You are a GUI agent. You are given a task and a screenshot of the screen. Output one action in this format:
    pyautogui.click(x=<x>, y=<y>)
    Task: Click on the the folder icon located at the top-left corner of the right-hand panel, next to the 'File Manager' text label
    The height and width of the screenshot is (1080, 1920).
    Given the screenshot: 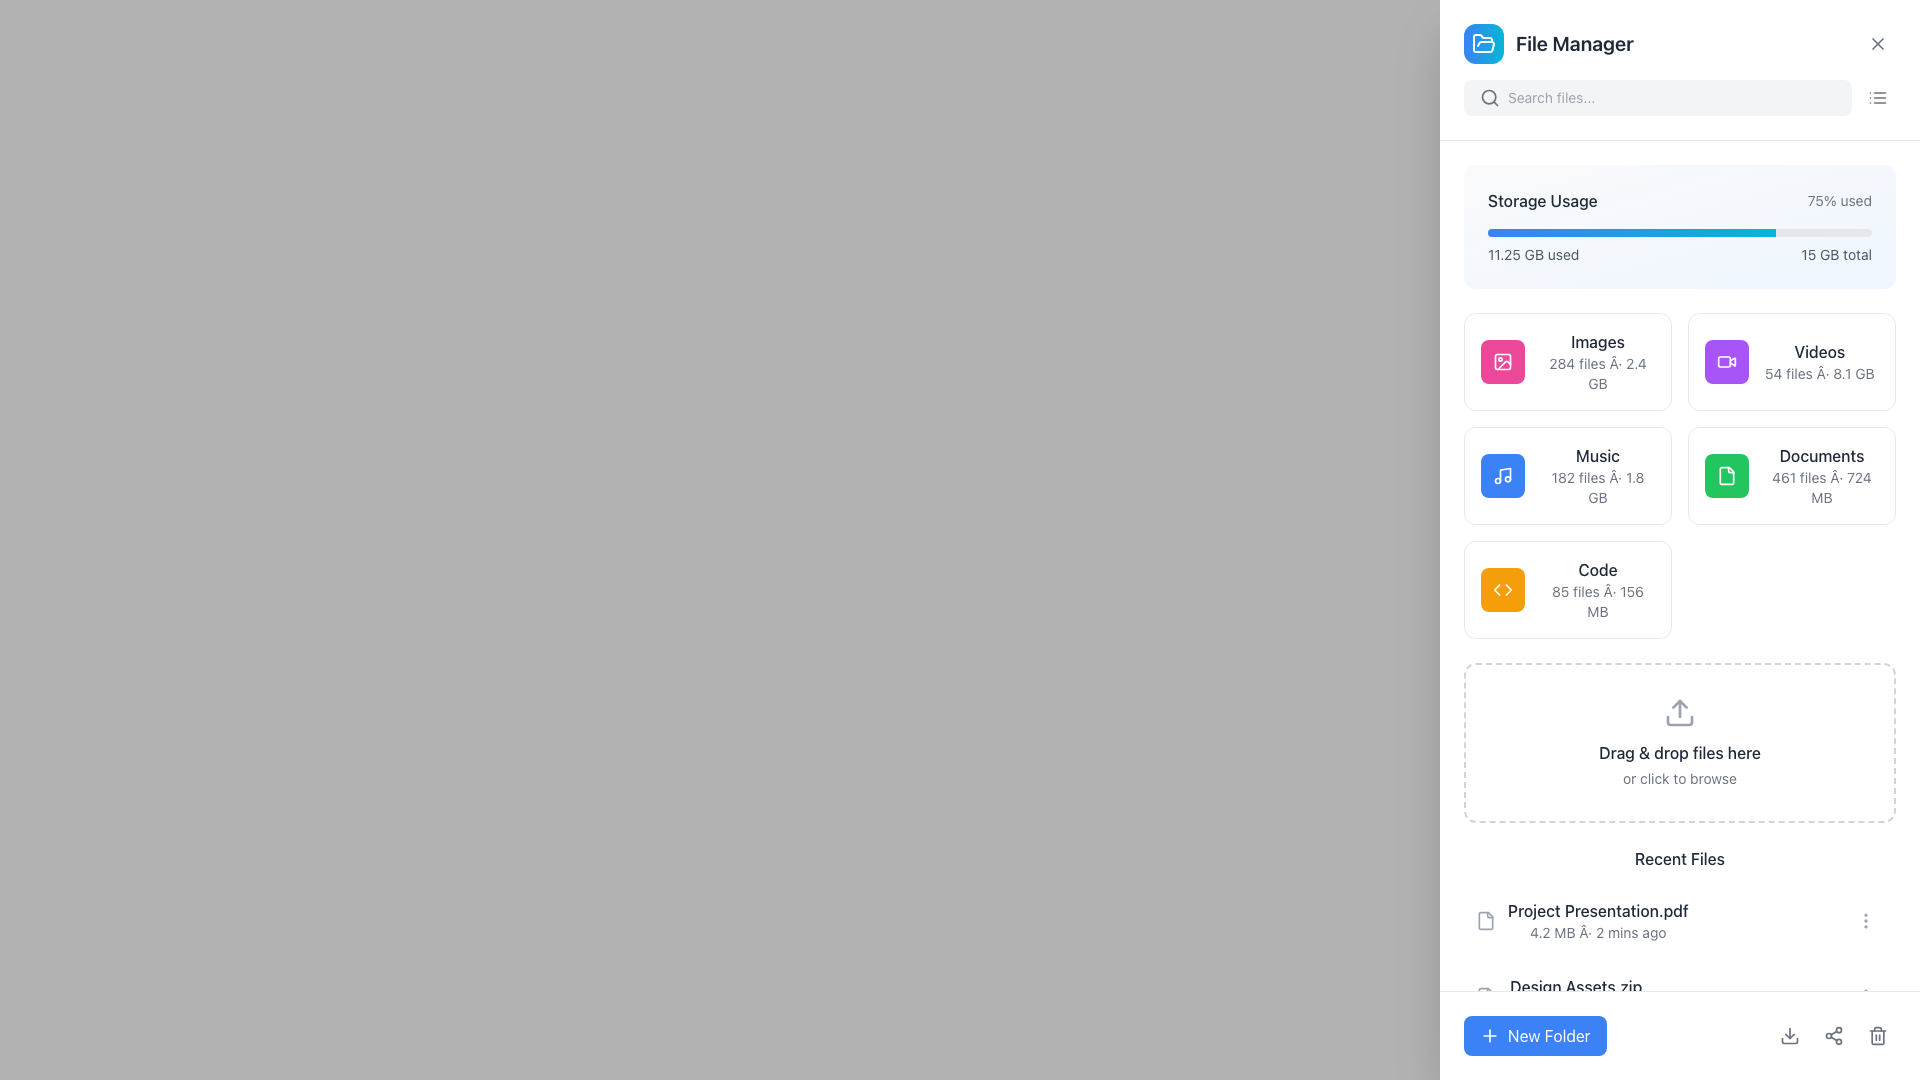 What is the action you would take?
    pyautogui.click(x=1483, y=43)
    